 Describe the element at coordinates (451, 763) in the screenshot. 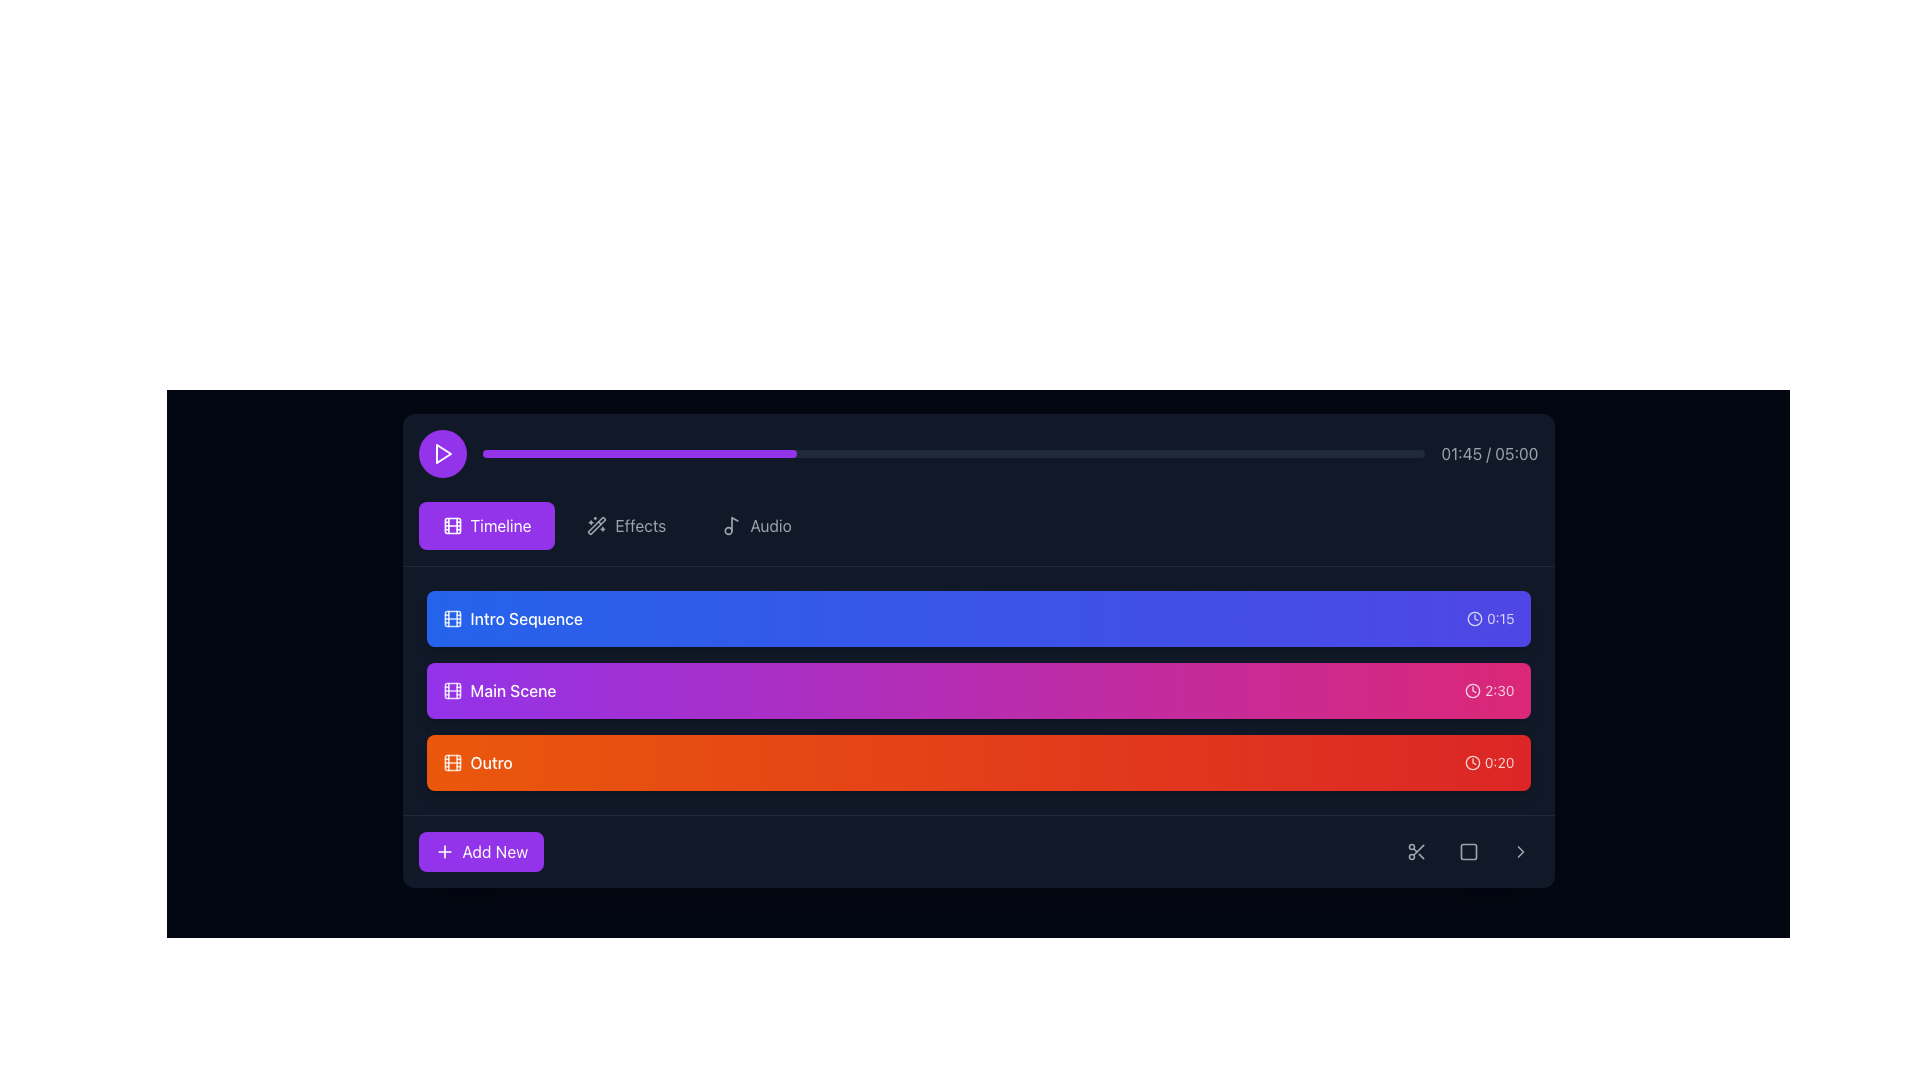

I see `the video icon associated with the 'Outro' label located on the left-most side of the highlighted orange row in the sequence selector panel` at that location.